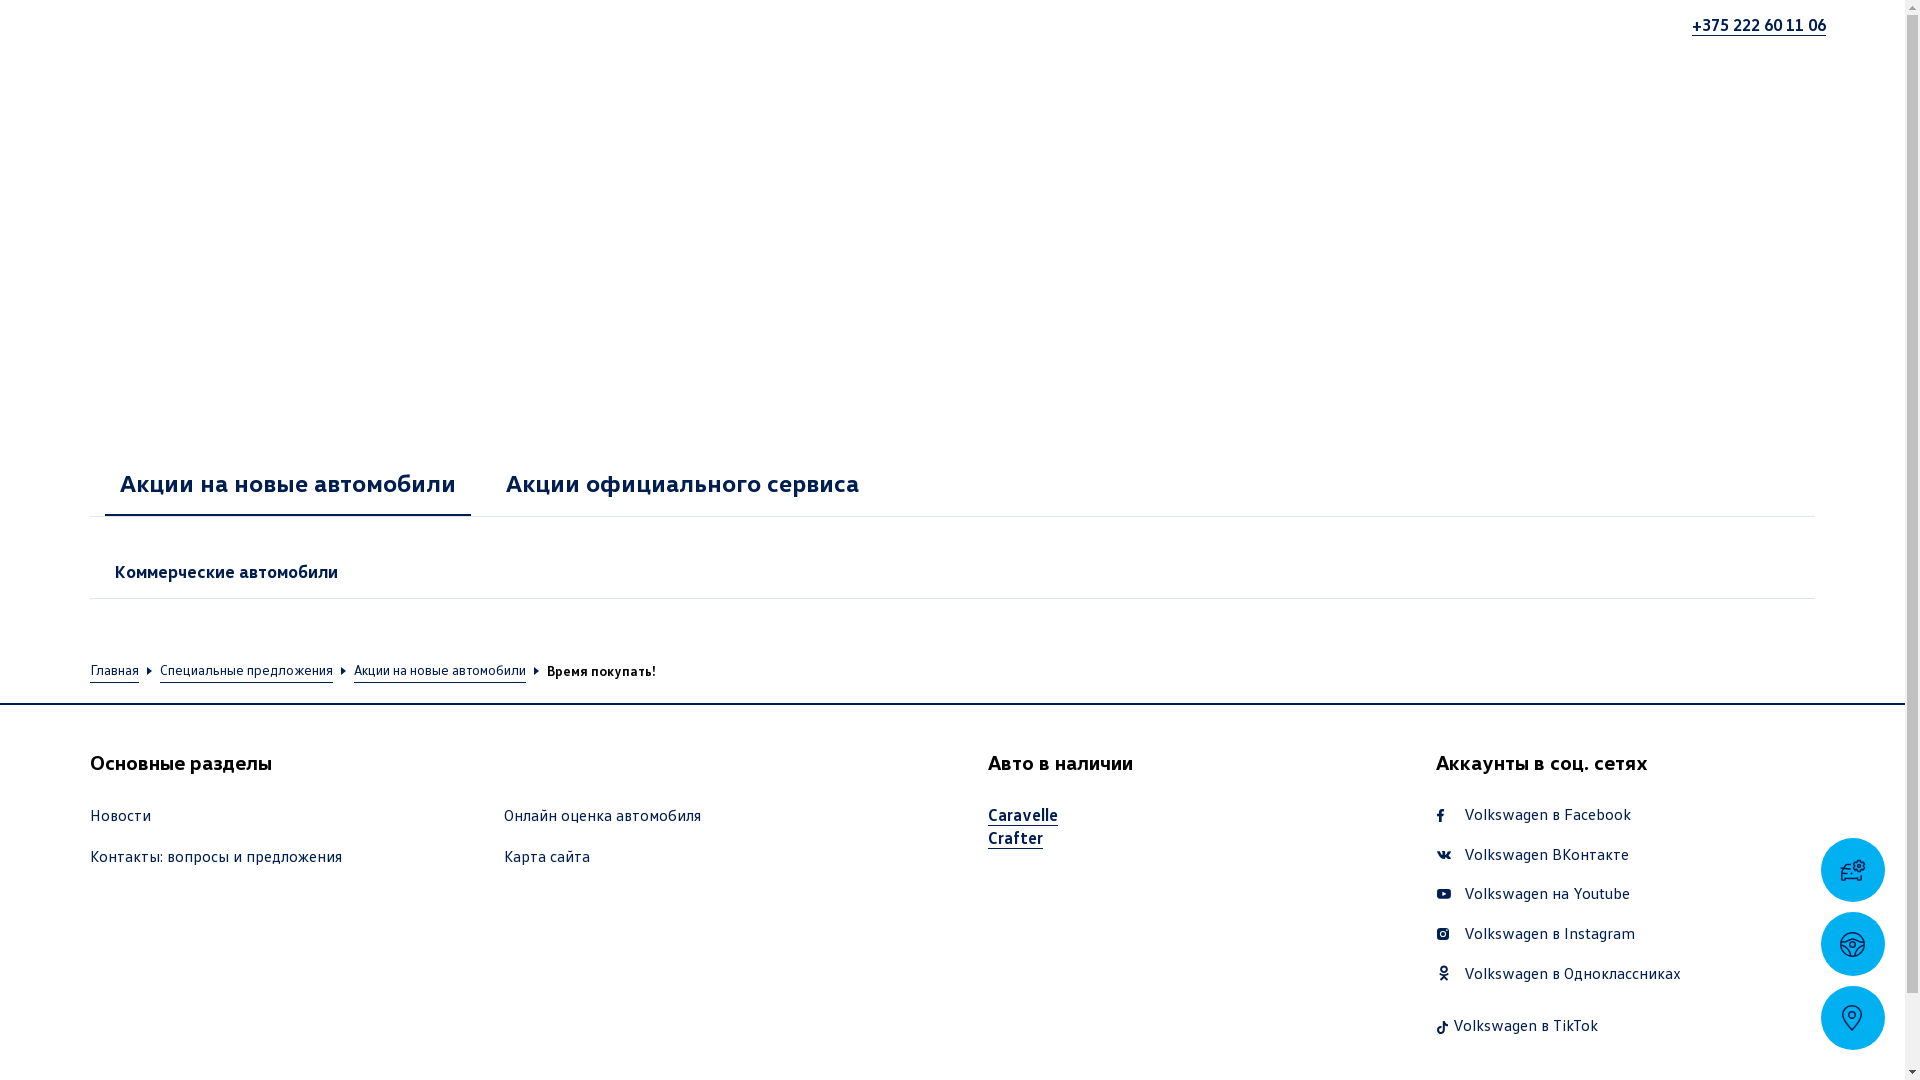 Image resolution: width=1920 pixels, height=1080 pixels. What do you see at coordinates (1015, 837) in the screenshot?
I see `'Crafter'` at bounding box center [1015, 837].